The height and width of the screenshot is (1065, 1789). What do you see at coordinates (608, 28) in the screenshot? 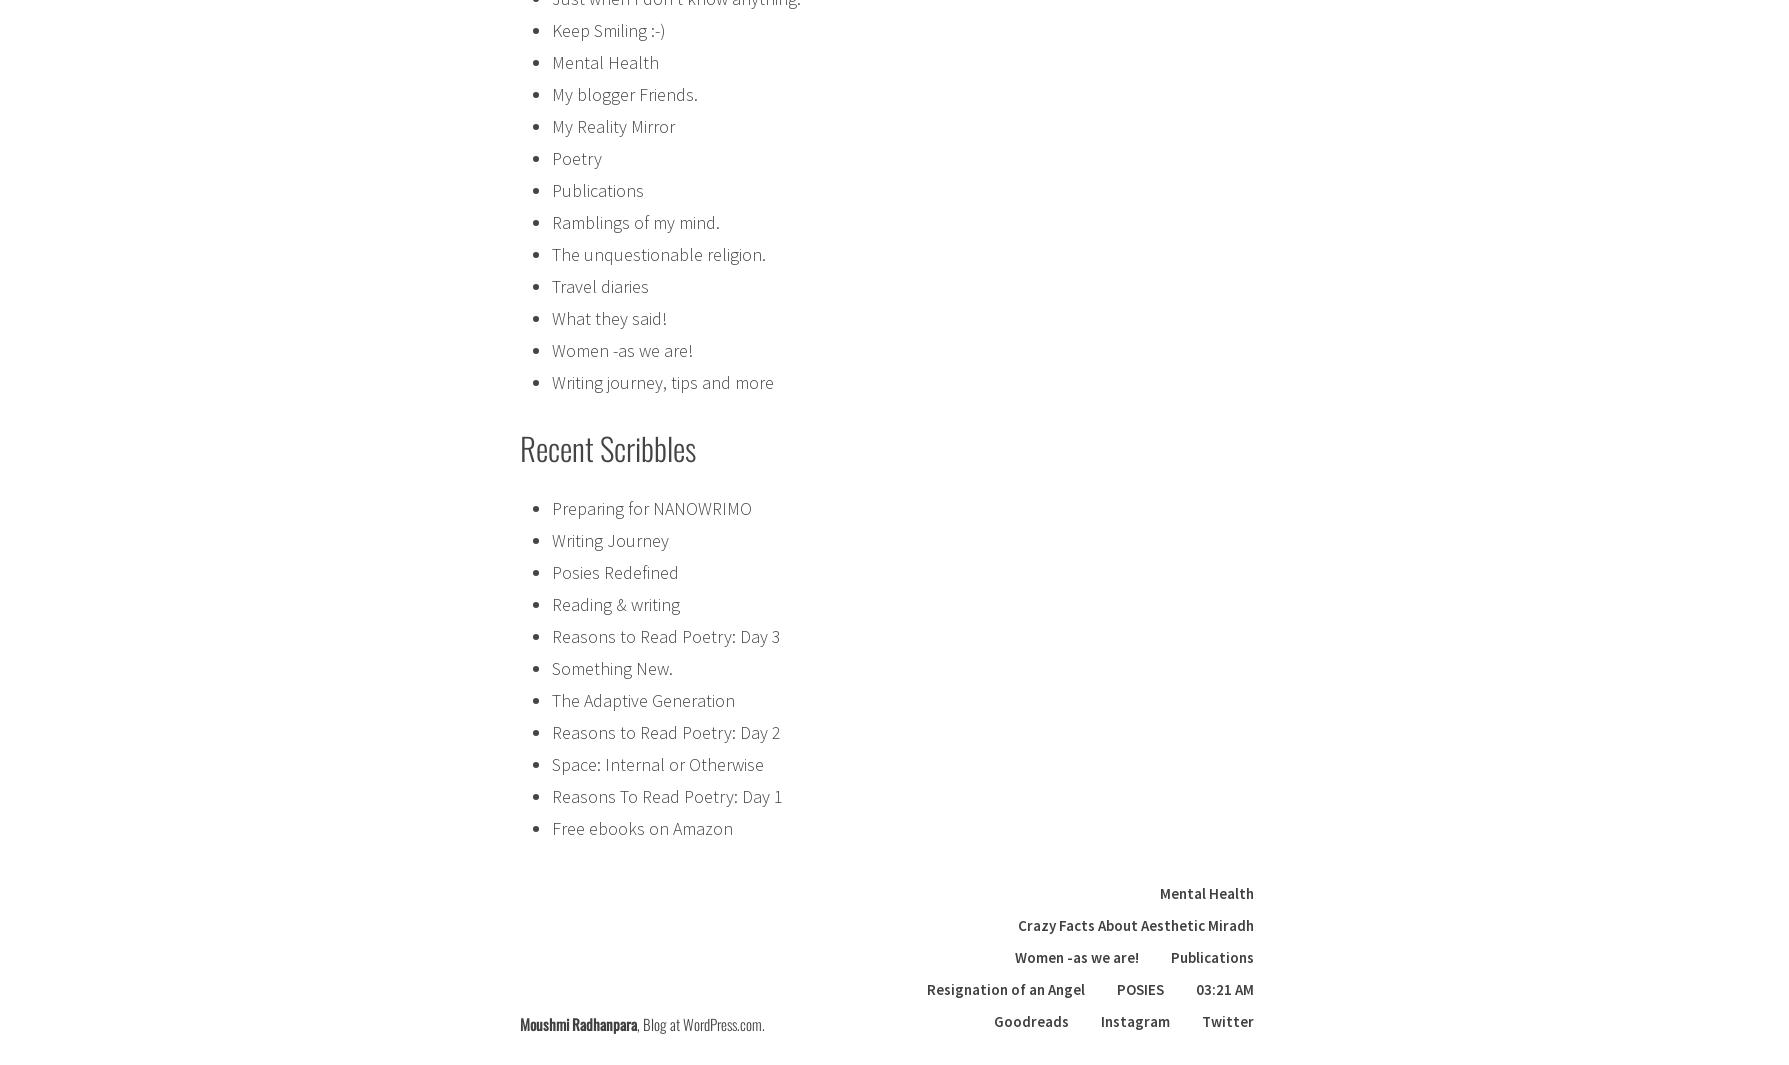
I see `'Keep Smiling :-)'` at bounding box center [608, 28].